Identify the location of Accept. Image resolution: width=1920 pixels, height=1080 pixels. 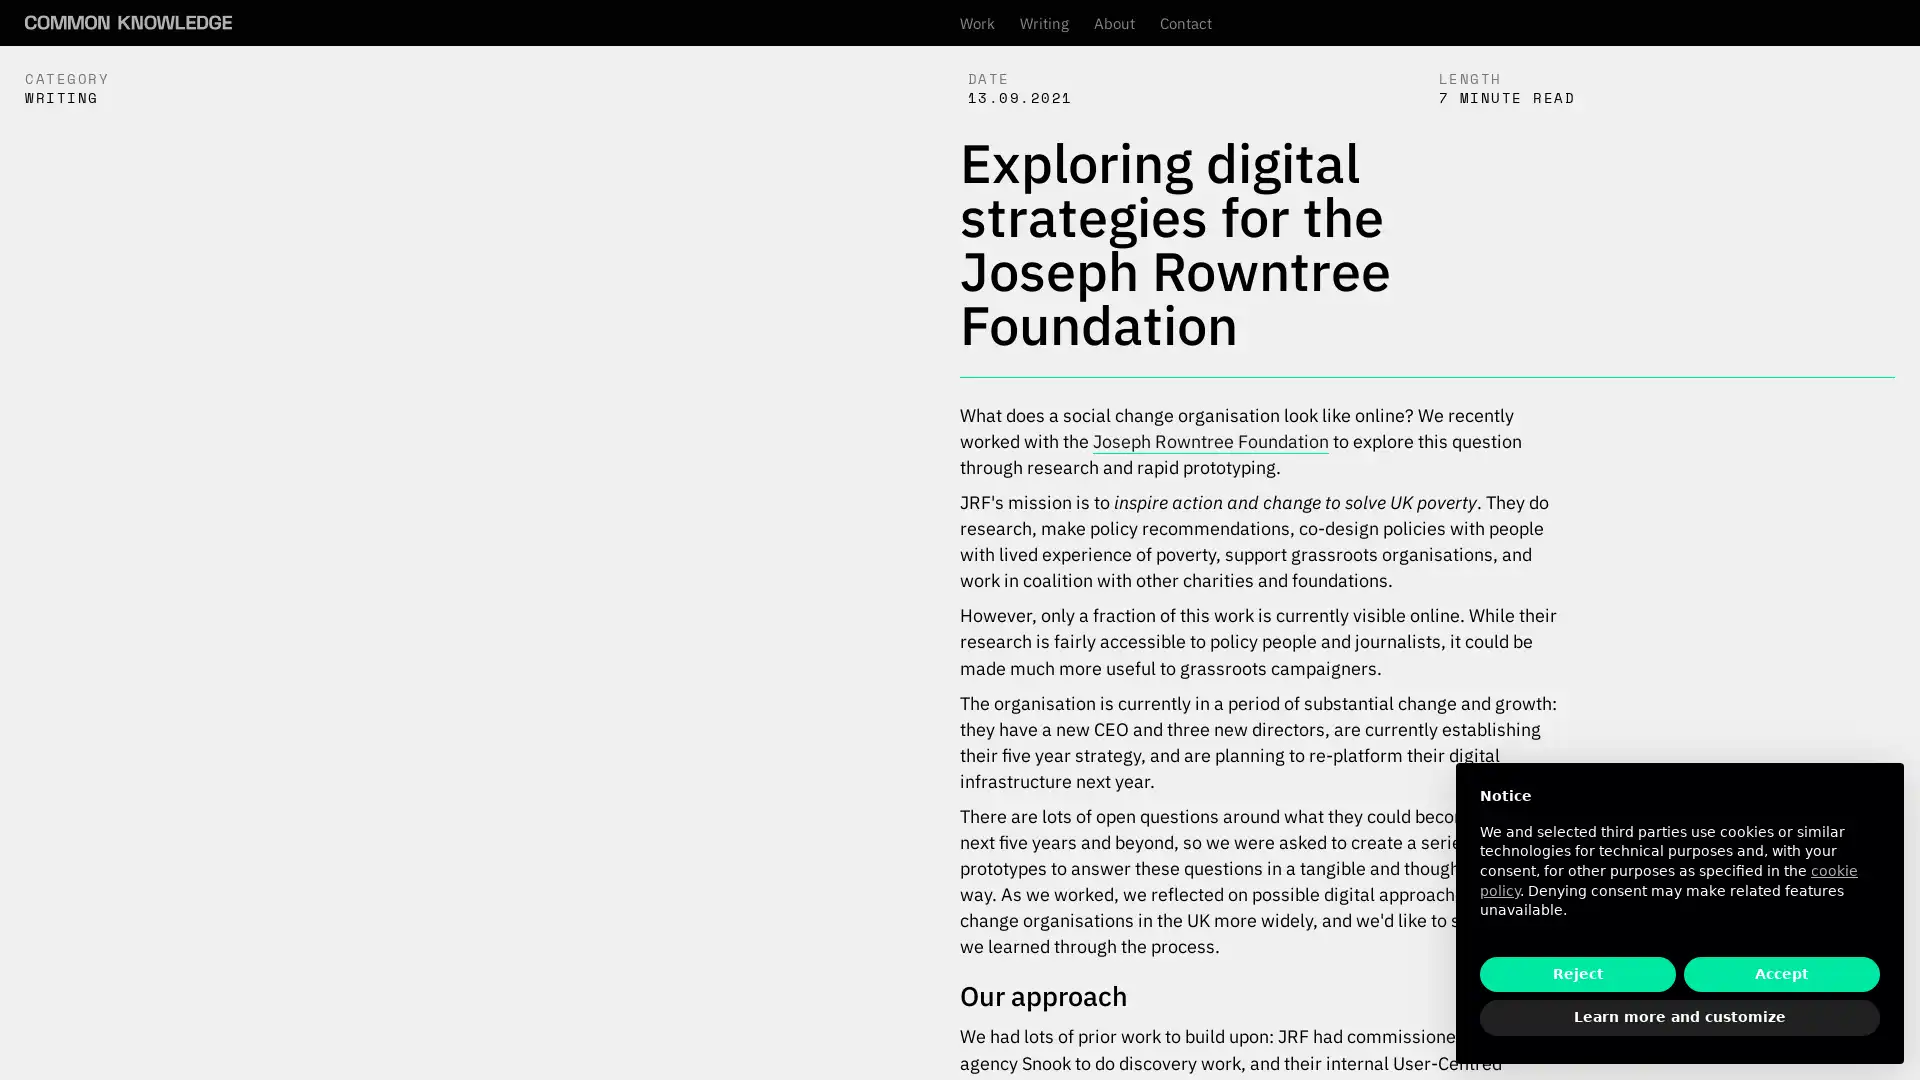
(1781, 973).